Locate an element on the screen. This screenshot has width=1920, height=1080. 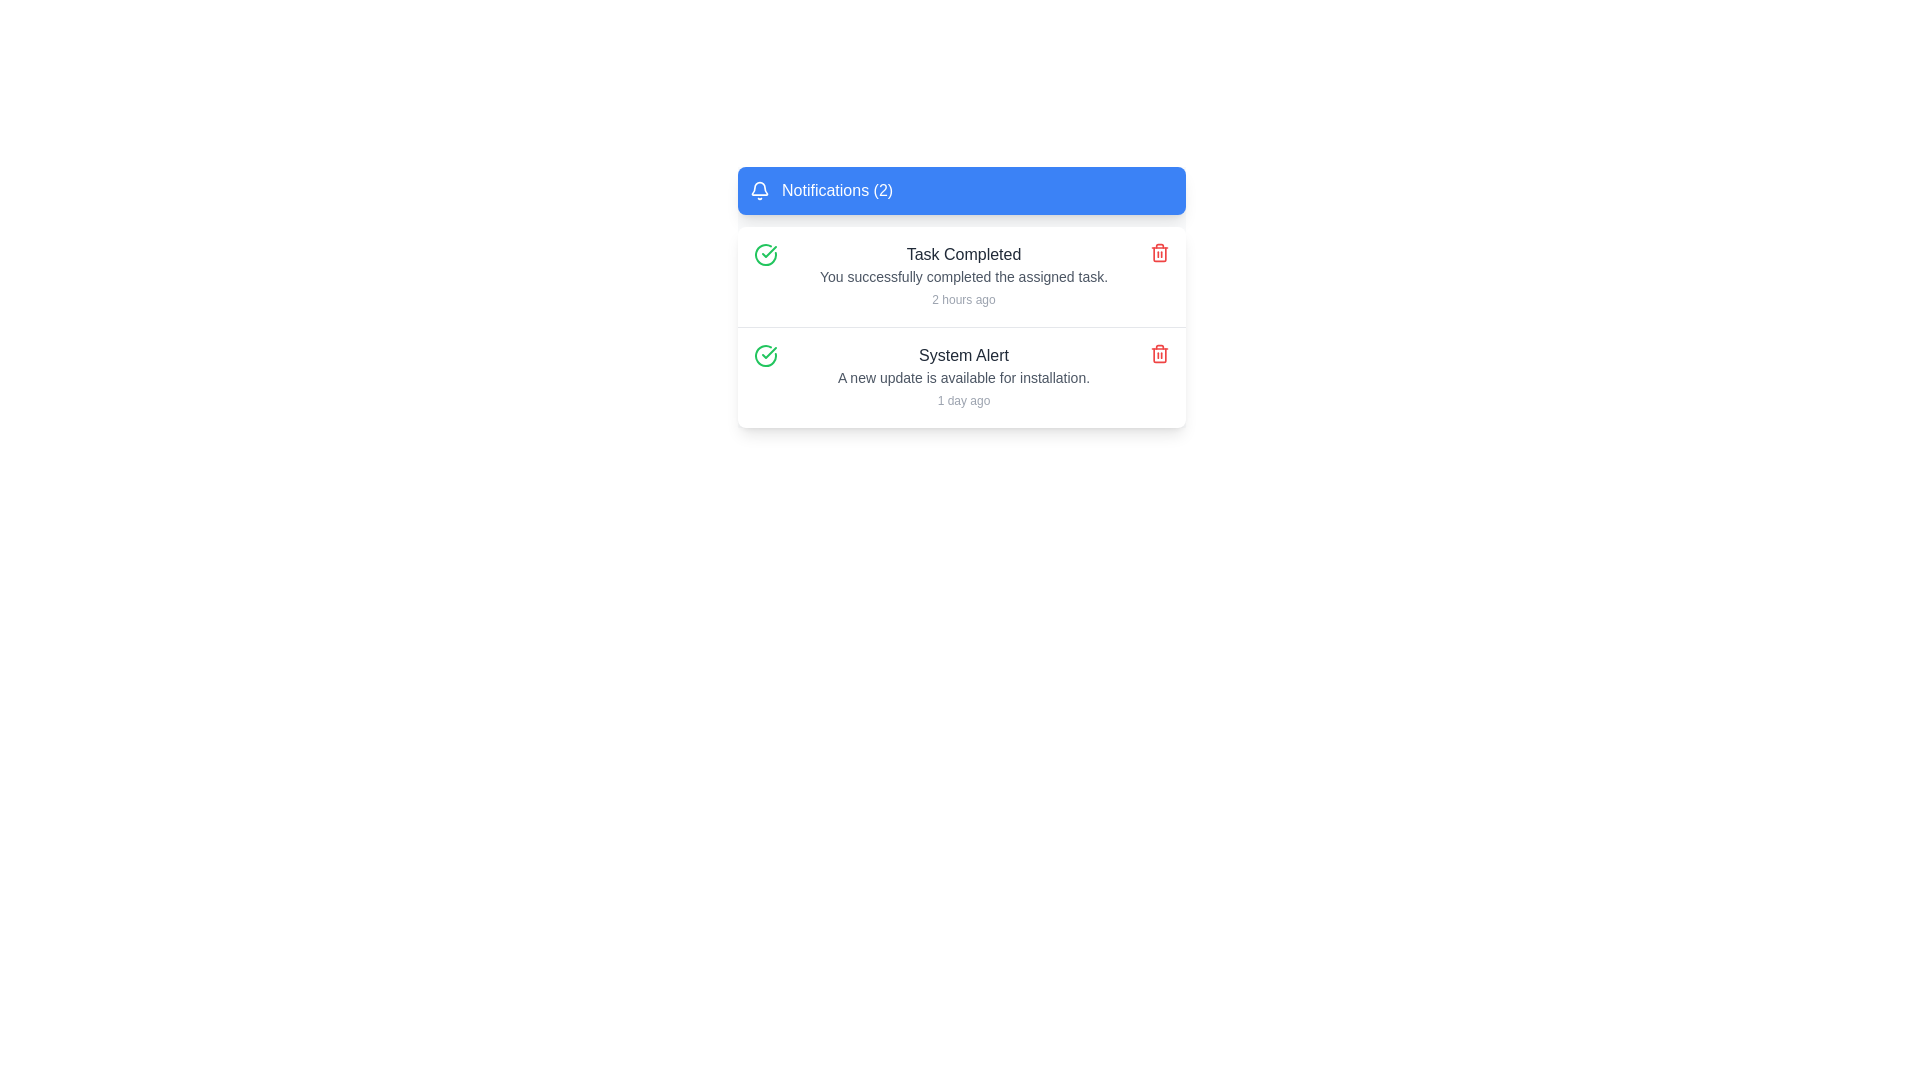
the circular green outlined icon with a checkmark that indicates task completion, located next to the 'Task Completed' text in the notification list is located at coordinates (765, 253).